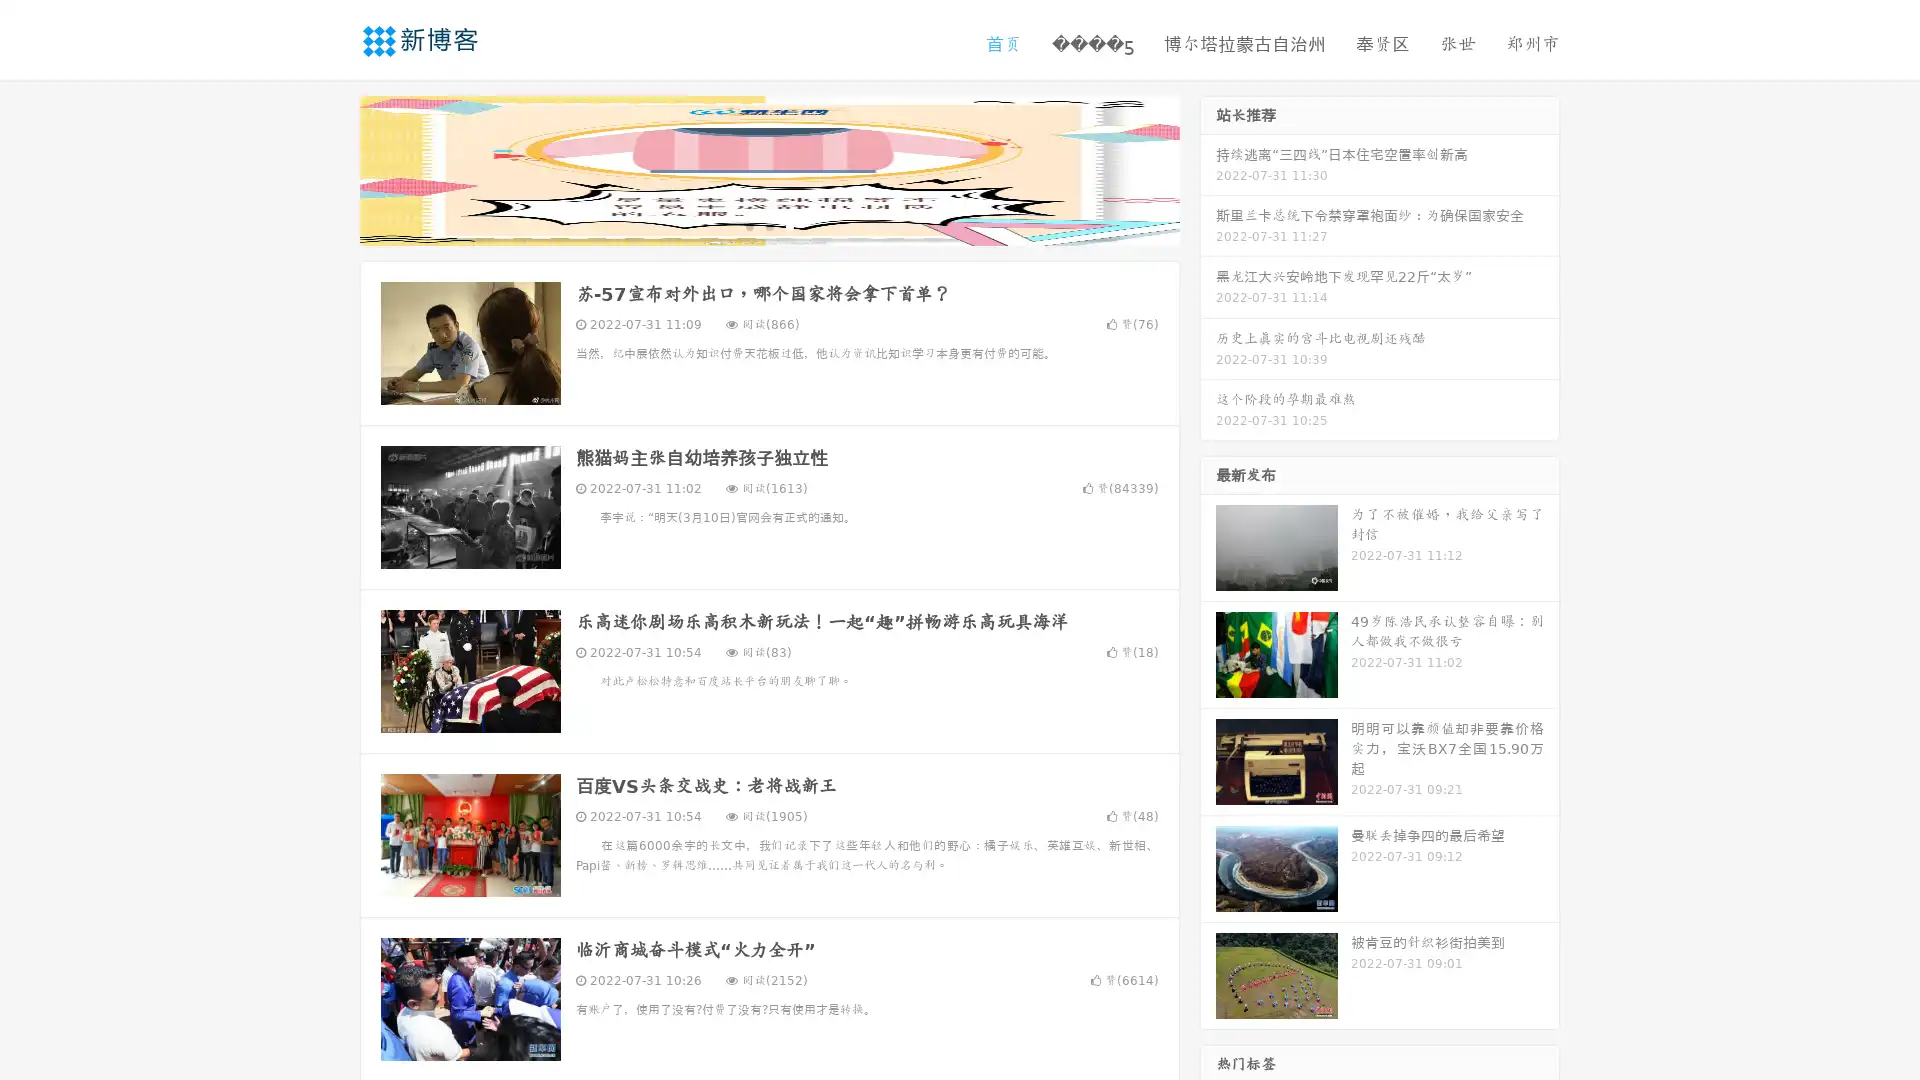 The width and height of the screenshot is (1920, 1080). Describe the element at coordinates (748, 225) in the screenshot. I see `Go to slide 1` at that location.